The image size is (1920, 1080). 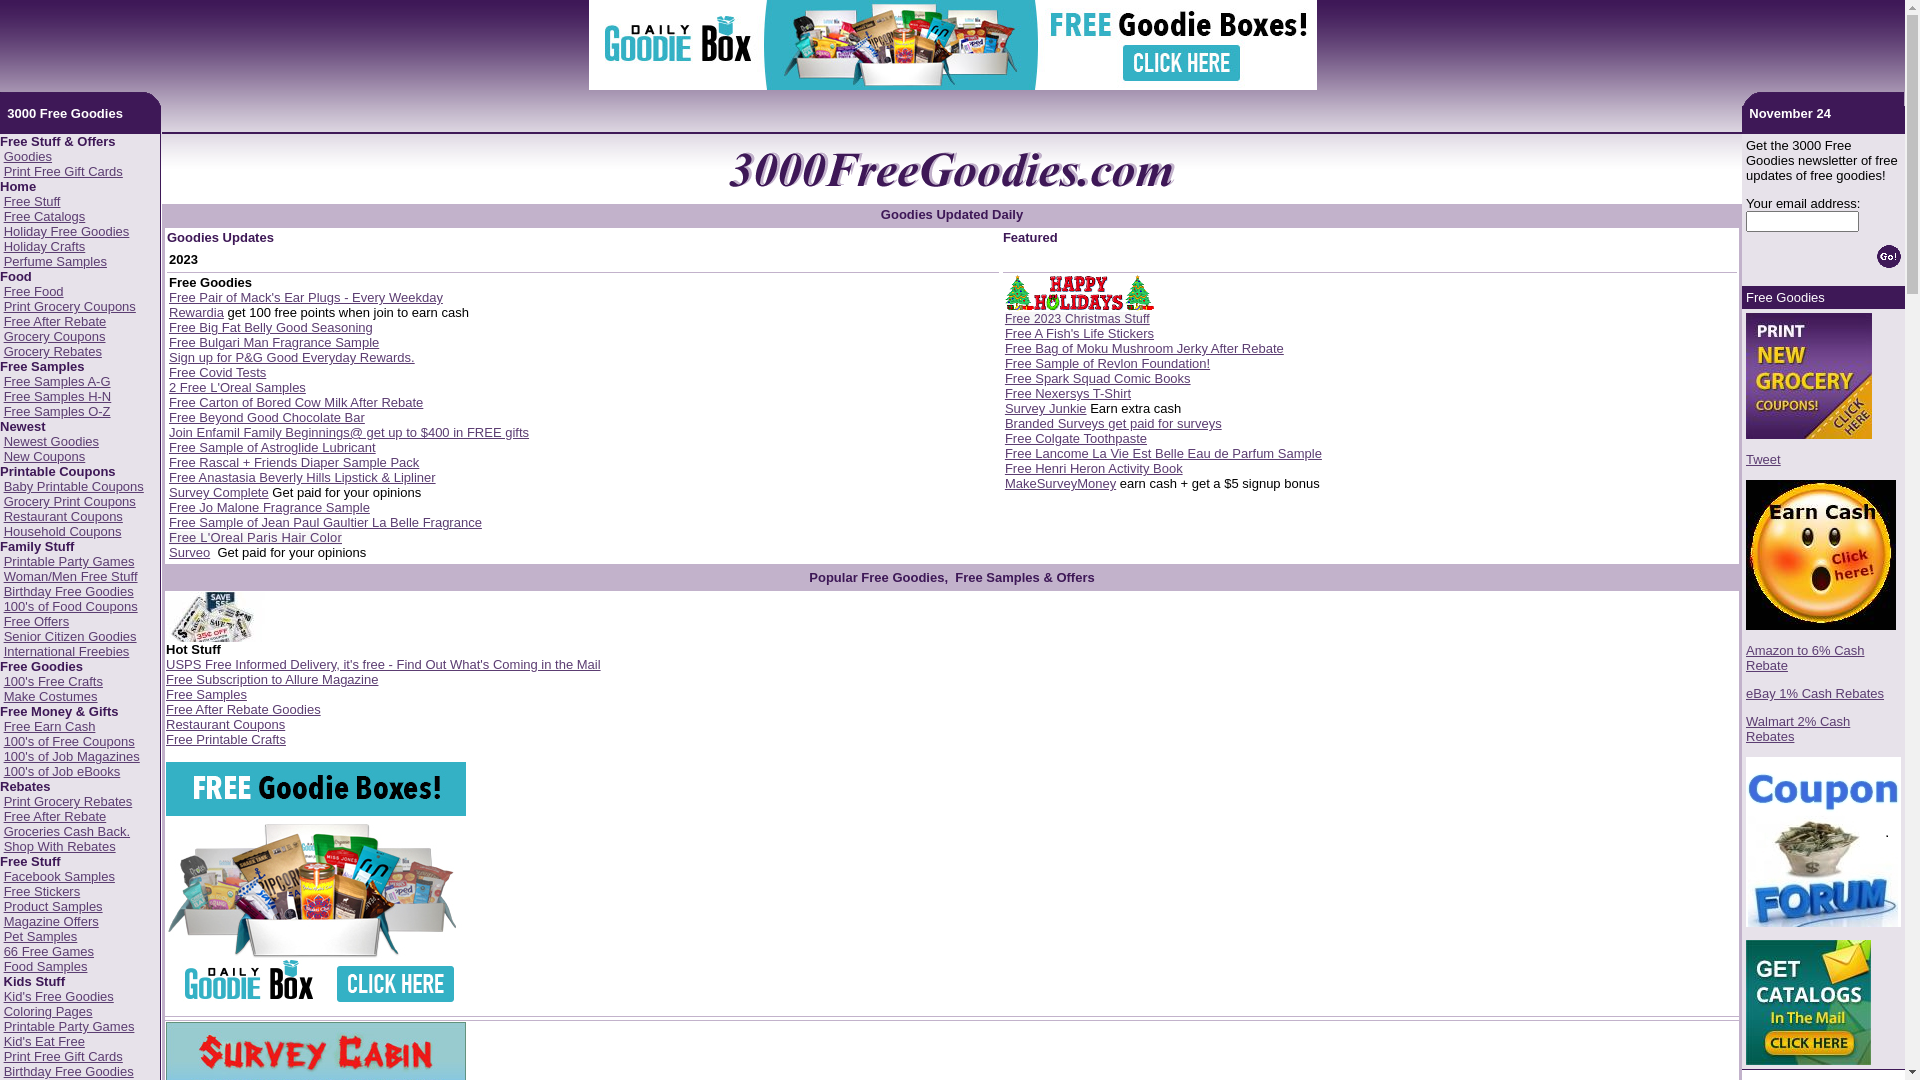 I want to click on 'Free Rascal + Friends Diaper Sample Pack', so click(x=292, y=462).